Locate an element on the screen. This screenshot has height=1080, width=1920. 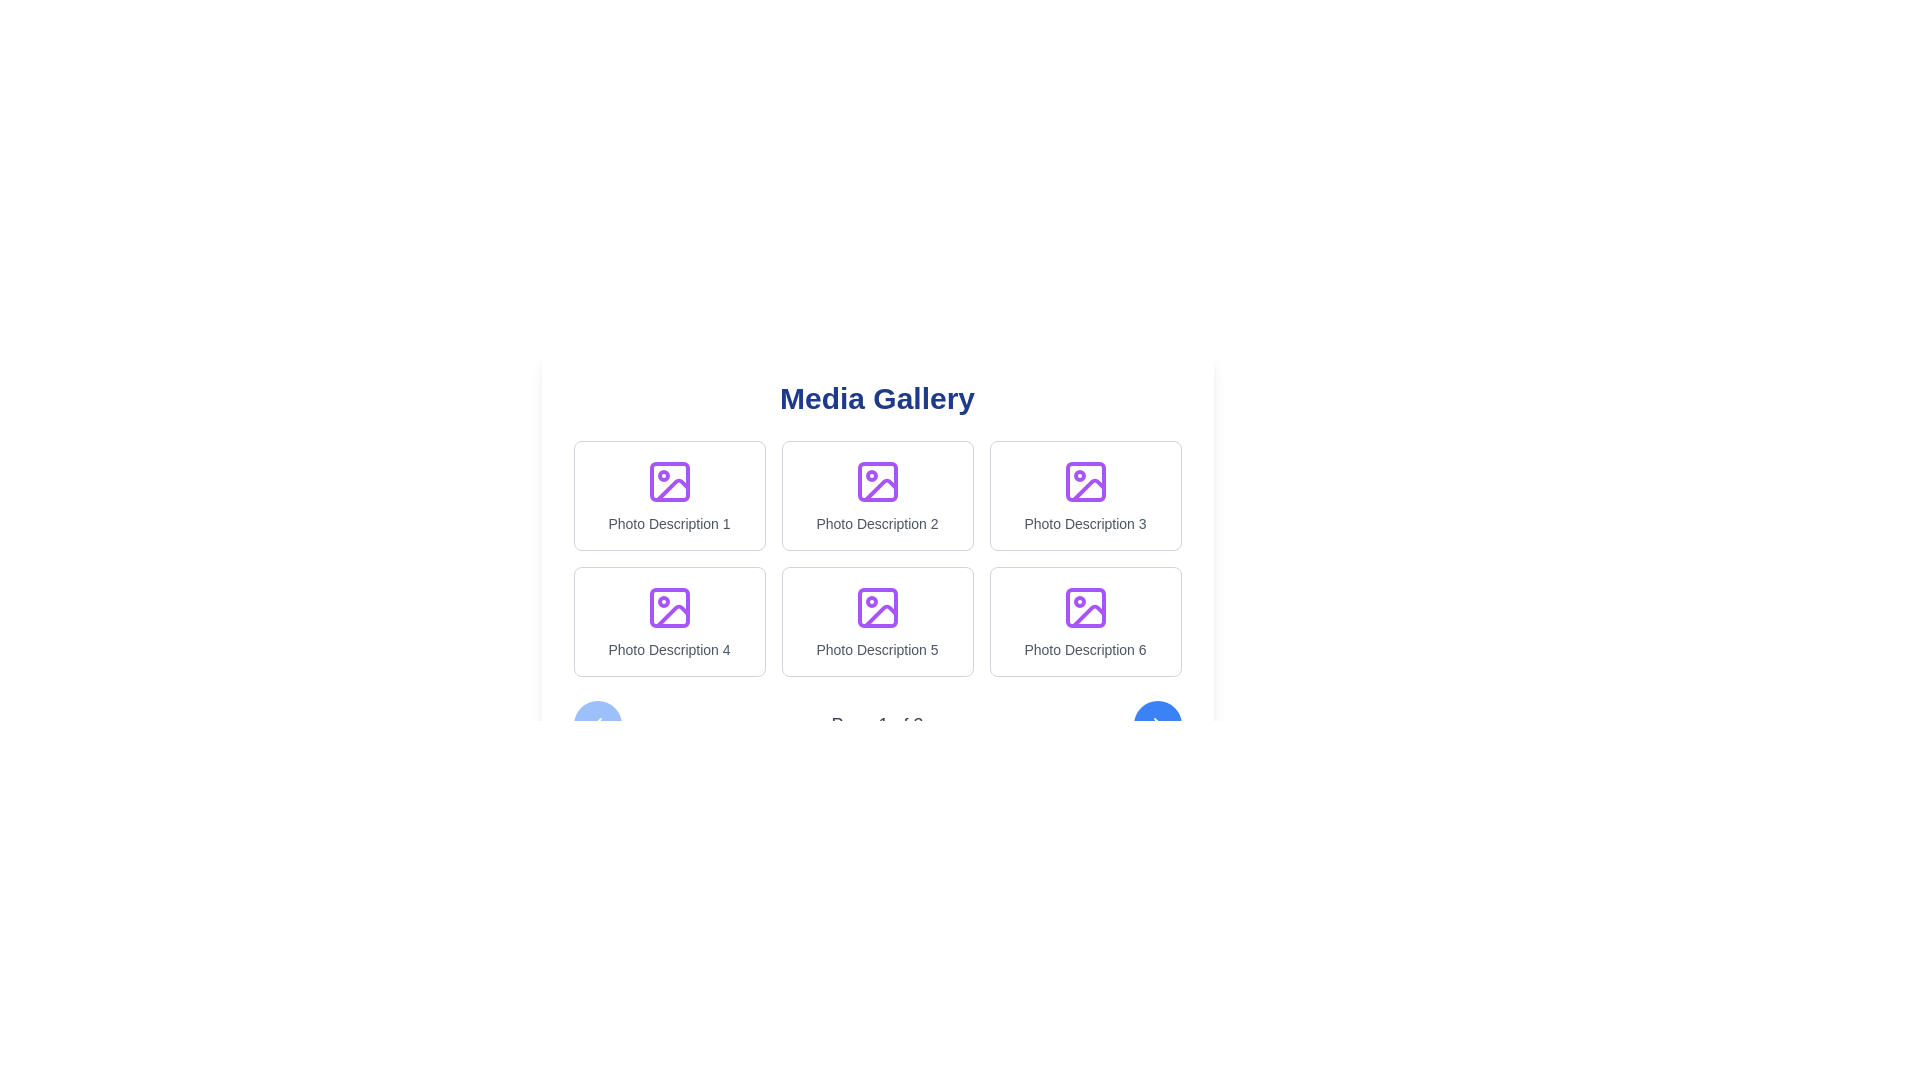
the Text Label that displays the description for the associated image in the Media Gallery, located at the bottom center of the last card in a 2x3 grid is located at coordinates (1084, 650).